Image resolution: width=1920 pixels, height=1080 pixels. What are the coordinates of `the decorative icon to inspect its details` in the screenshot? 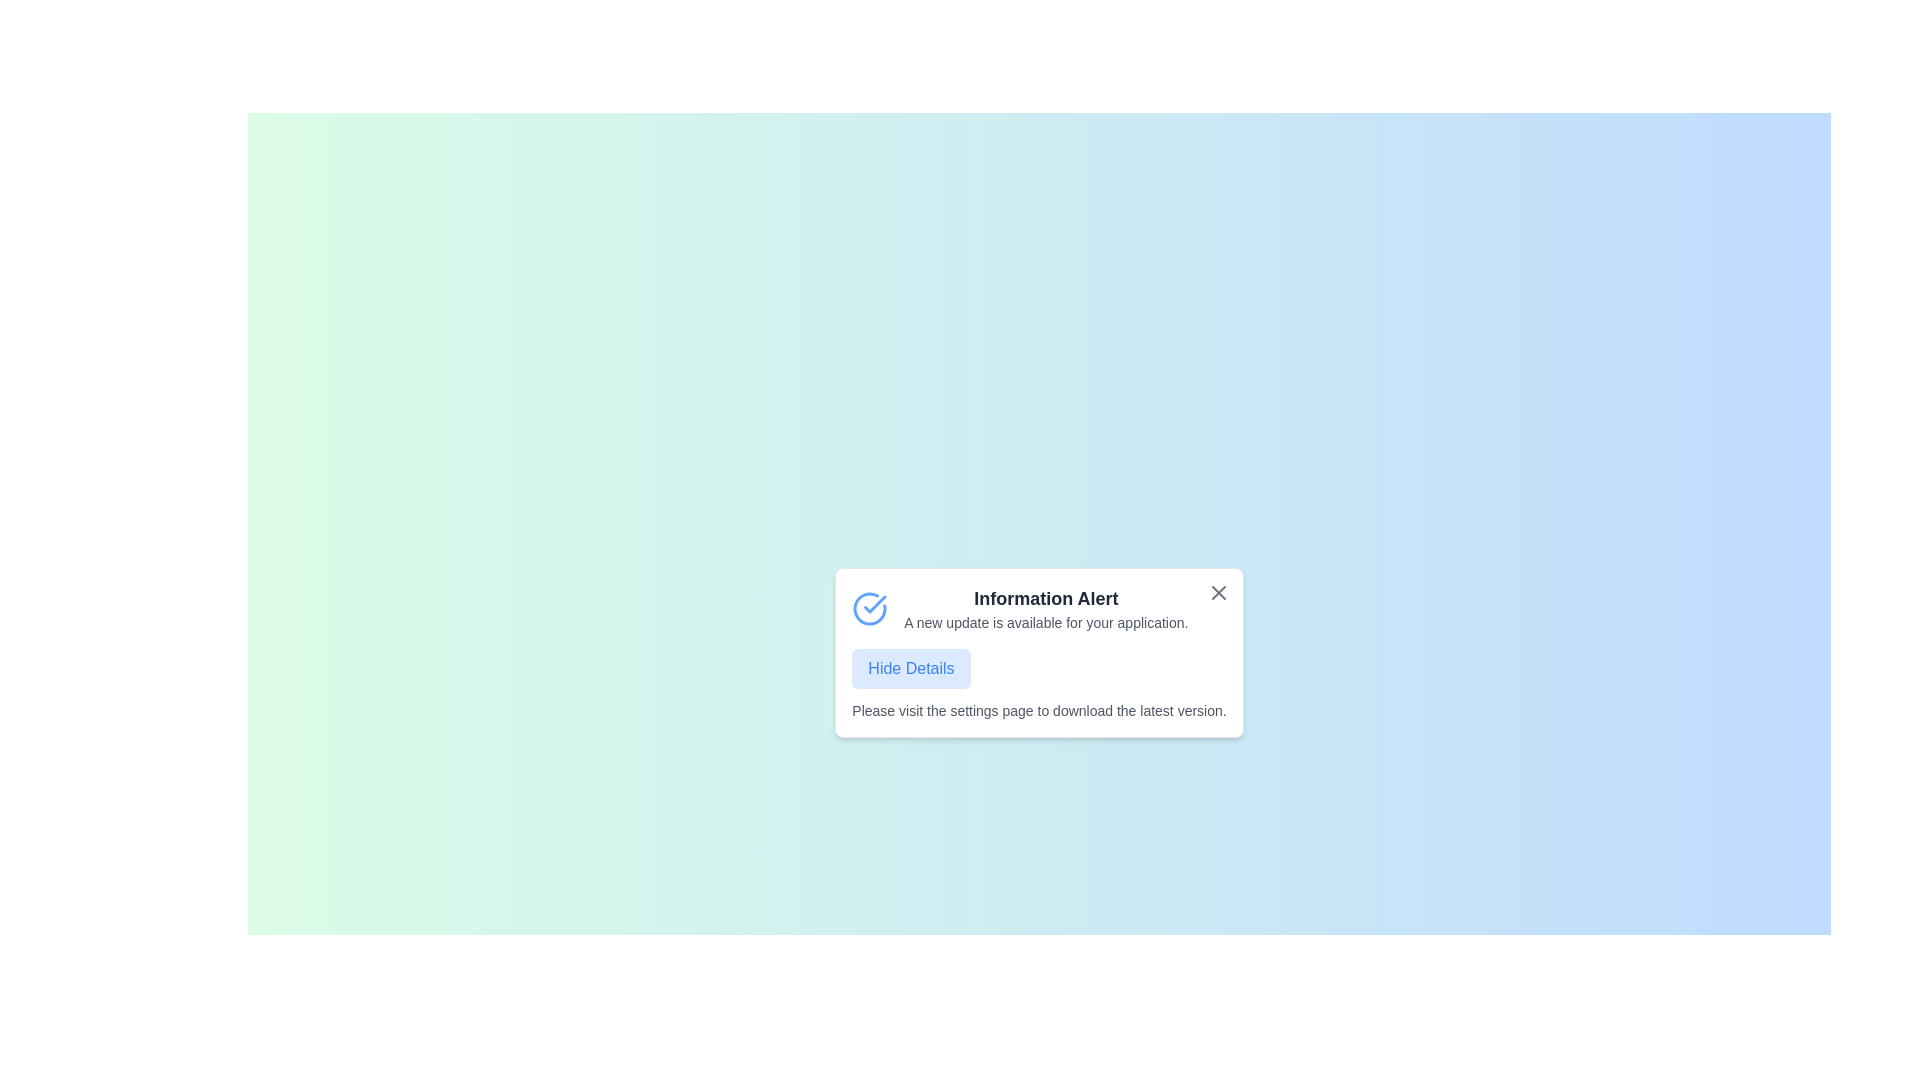 It's located at (869, 608).